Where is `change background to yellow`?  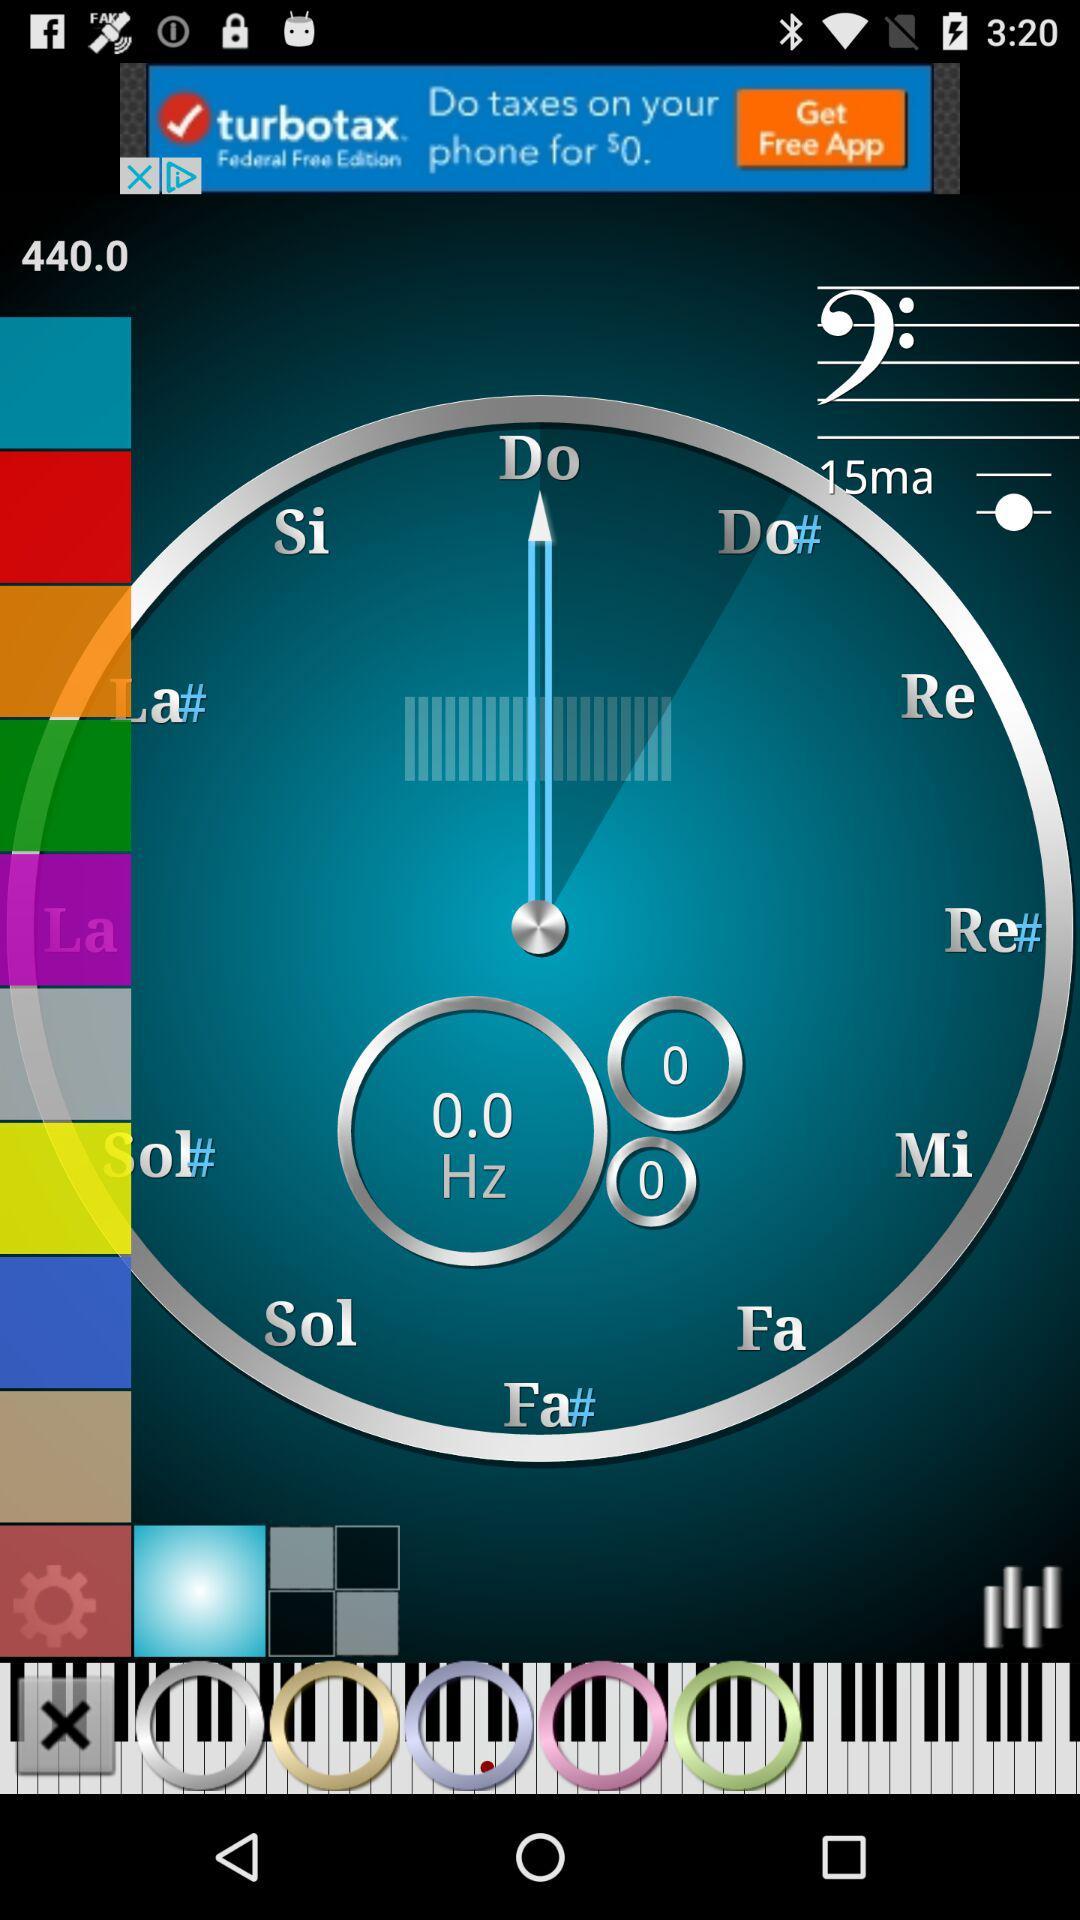
change background to yellow is located at coordinates (64, 1188).